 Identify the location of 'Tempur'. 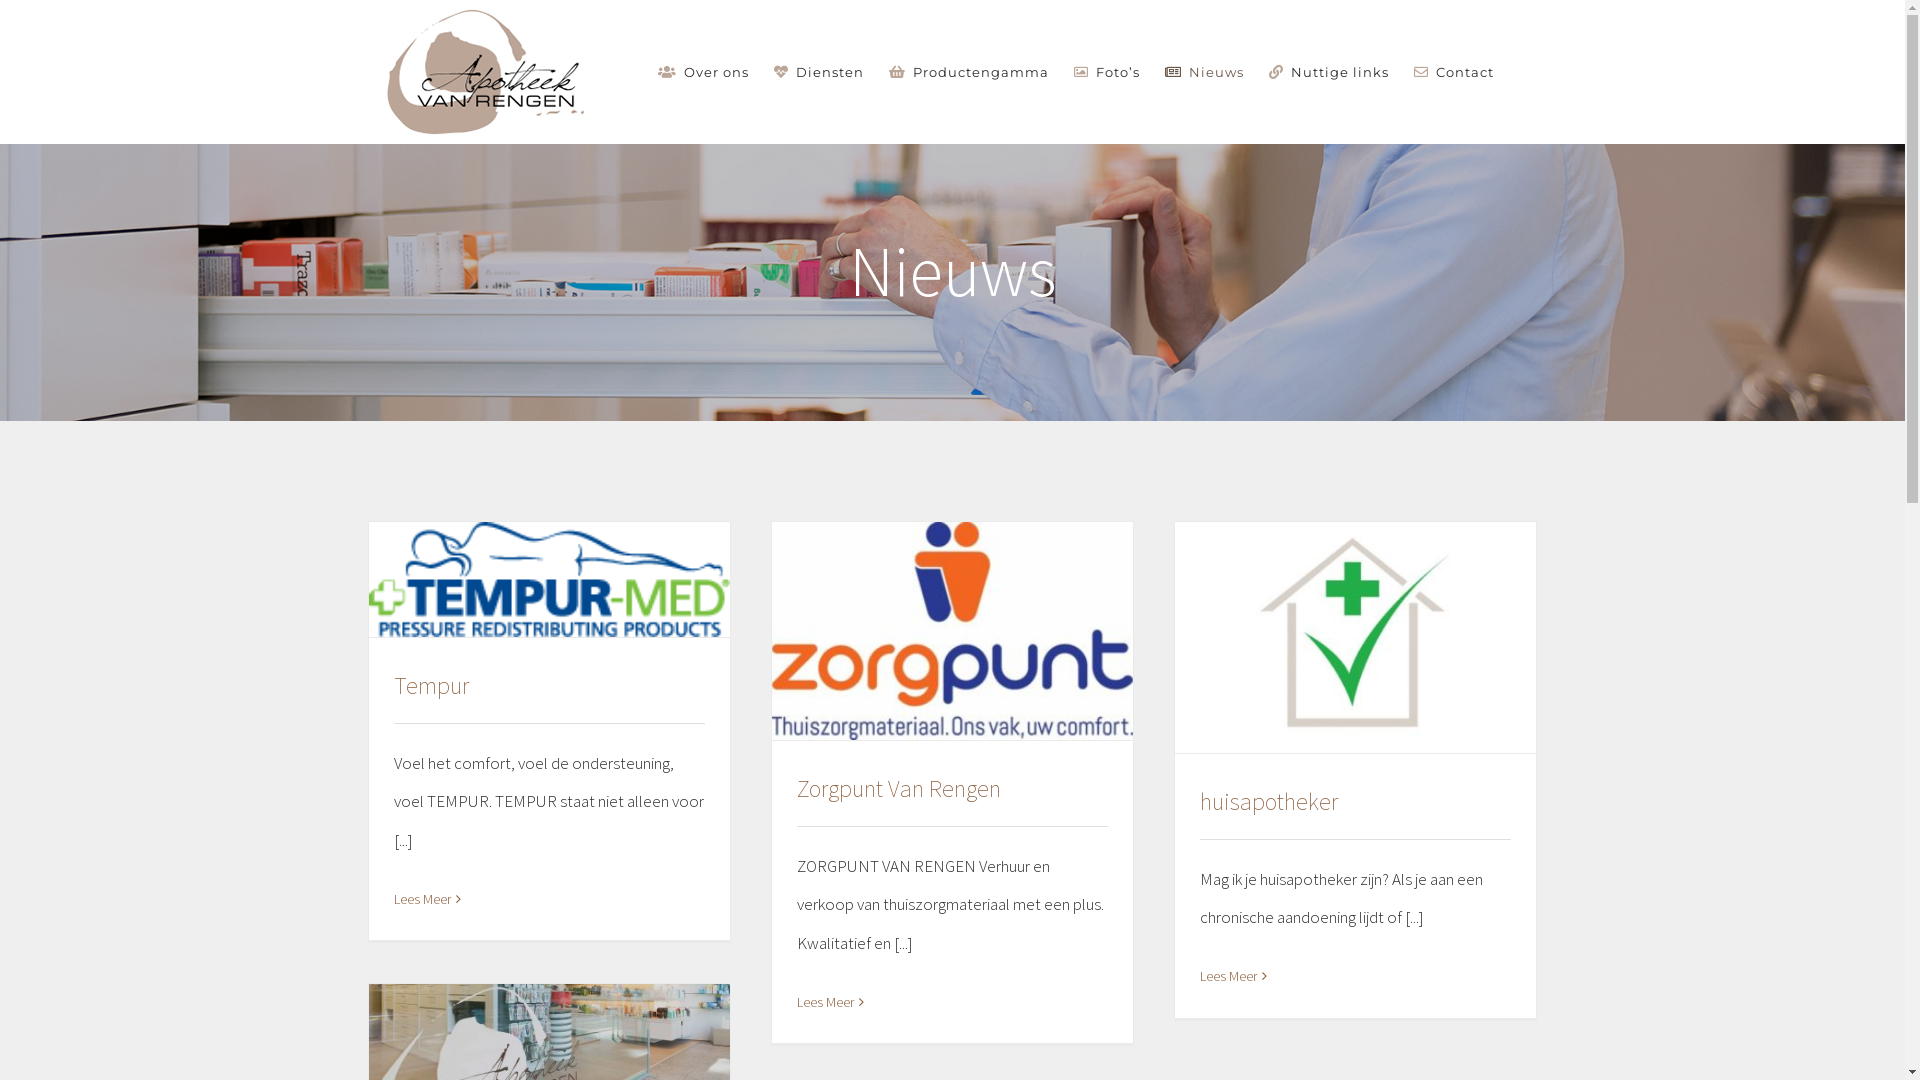
(430, 684).